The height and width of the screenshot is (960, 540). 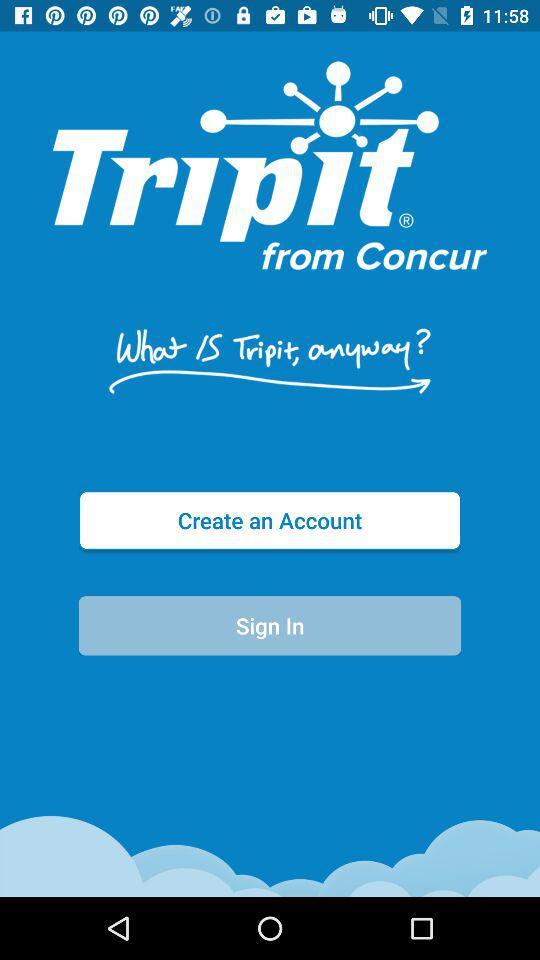 What do you see at coordinates (270, 519) in the screenshot?
I see `create an account` at bounding box center [270, 519].